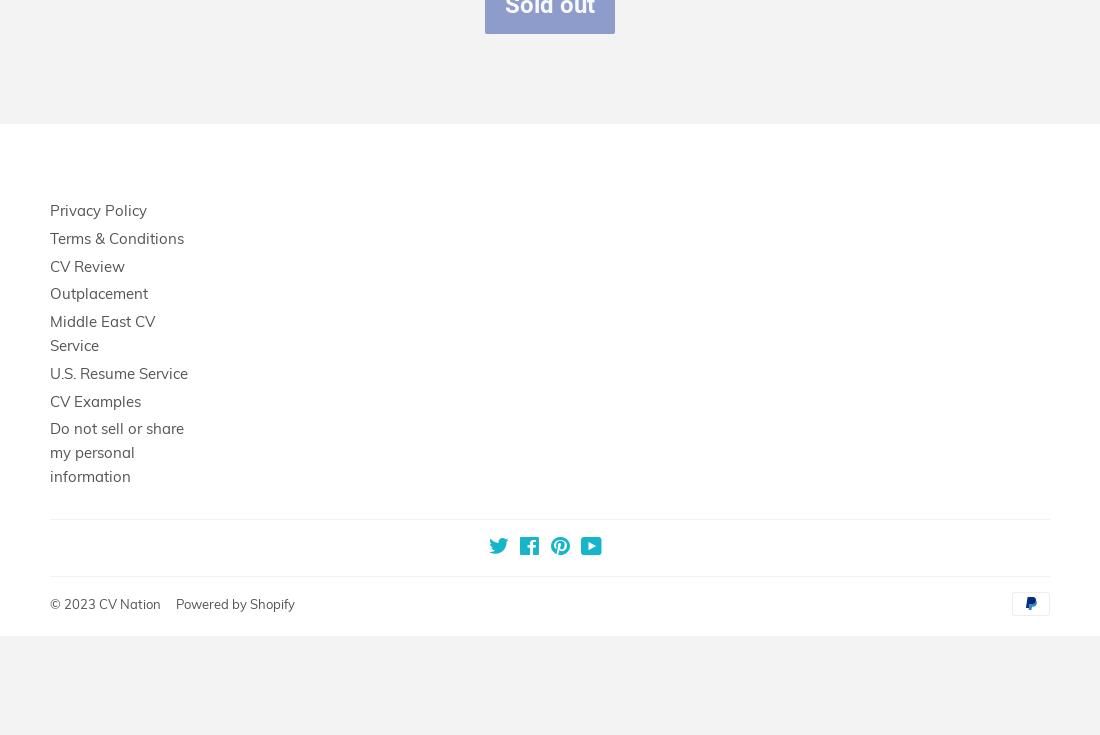 Image resolution: width=1100 pixels, height=735 pixels. Describe the element at coordinates (117, 236) in the screenshot. I see `'Terms & Conditions'` at that location.